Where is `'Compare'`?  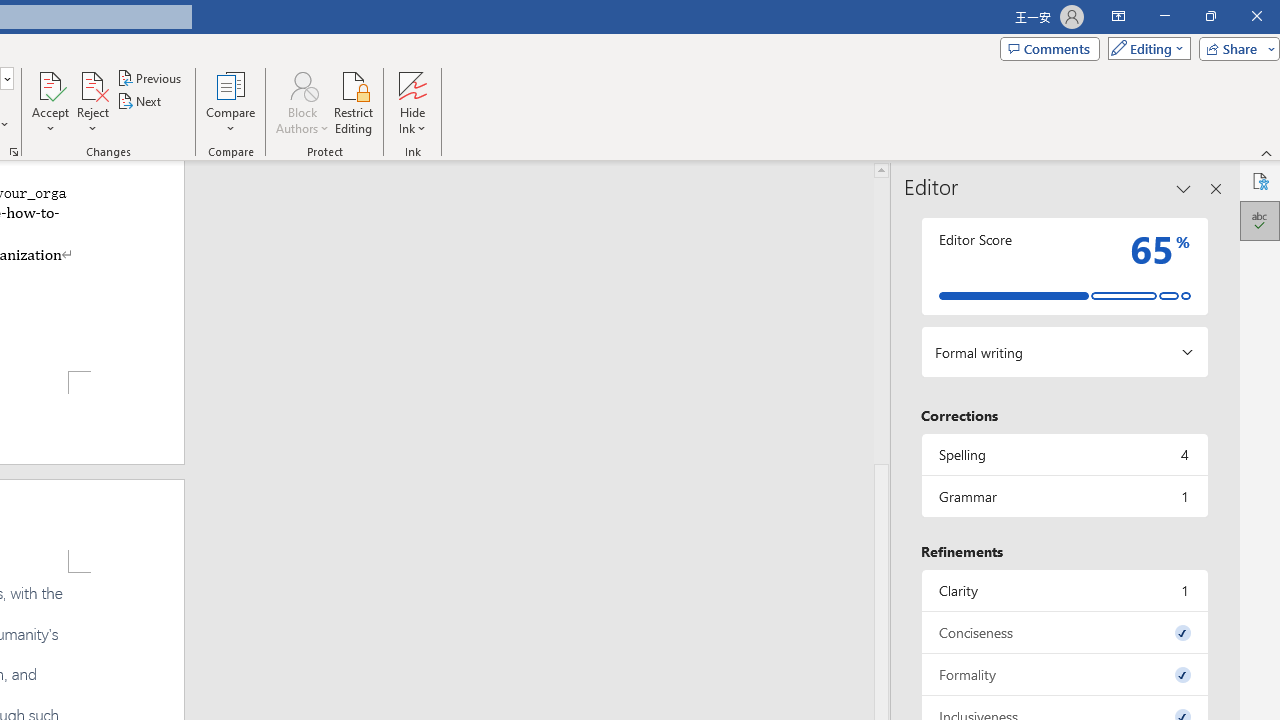 'Compare' is located at coordinates (231, 103).